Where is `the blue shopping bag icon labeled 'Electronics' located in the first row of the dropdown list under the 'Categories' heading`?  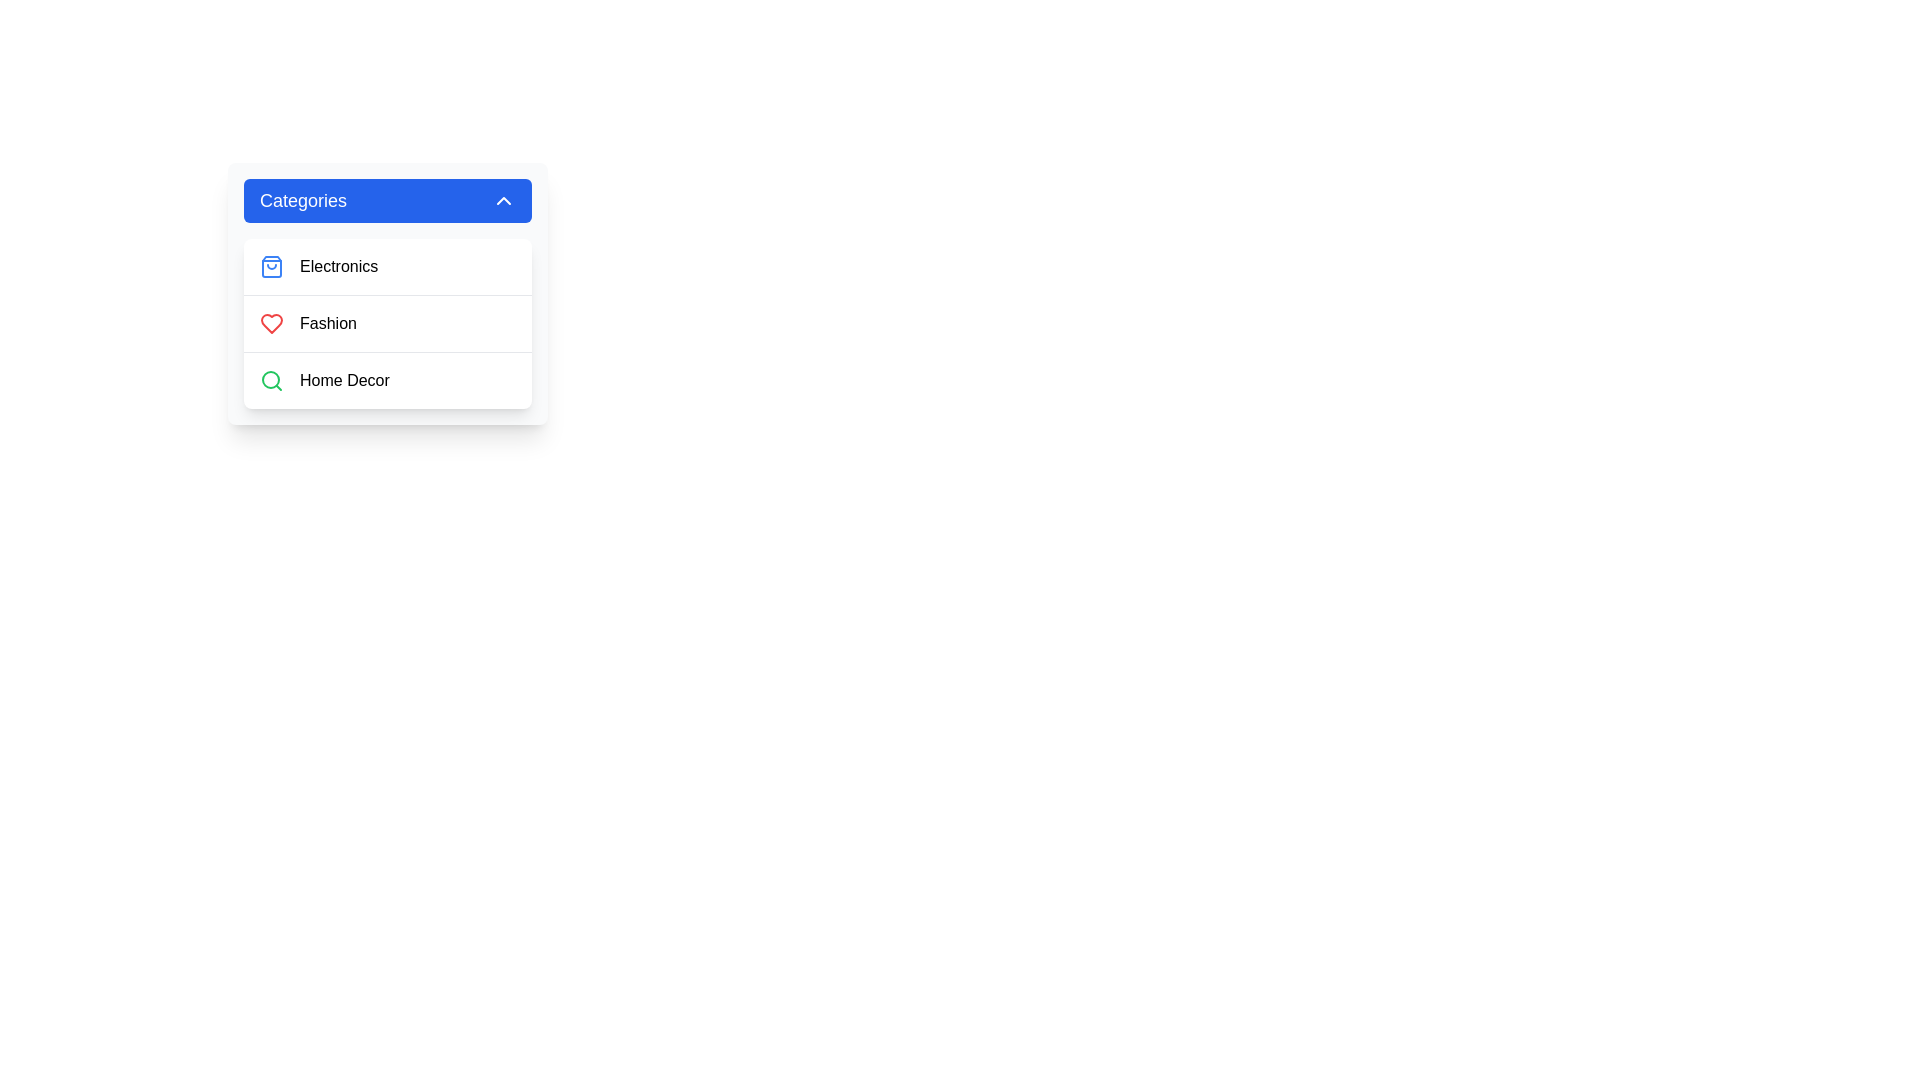
the blue shopping bag icon labeled 'Electronics' located in the first row of the dropdown list under the 'Categories' heading is located at coordinates (271, 265).